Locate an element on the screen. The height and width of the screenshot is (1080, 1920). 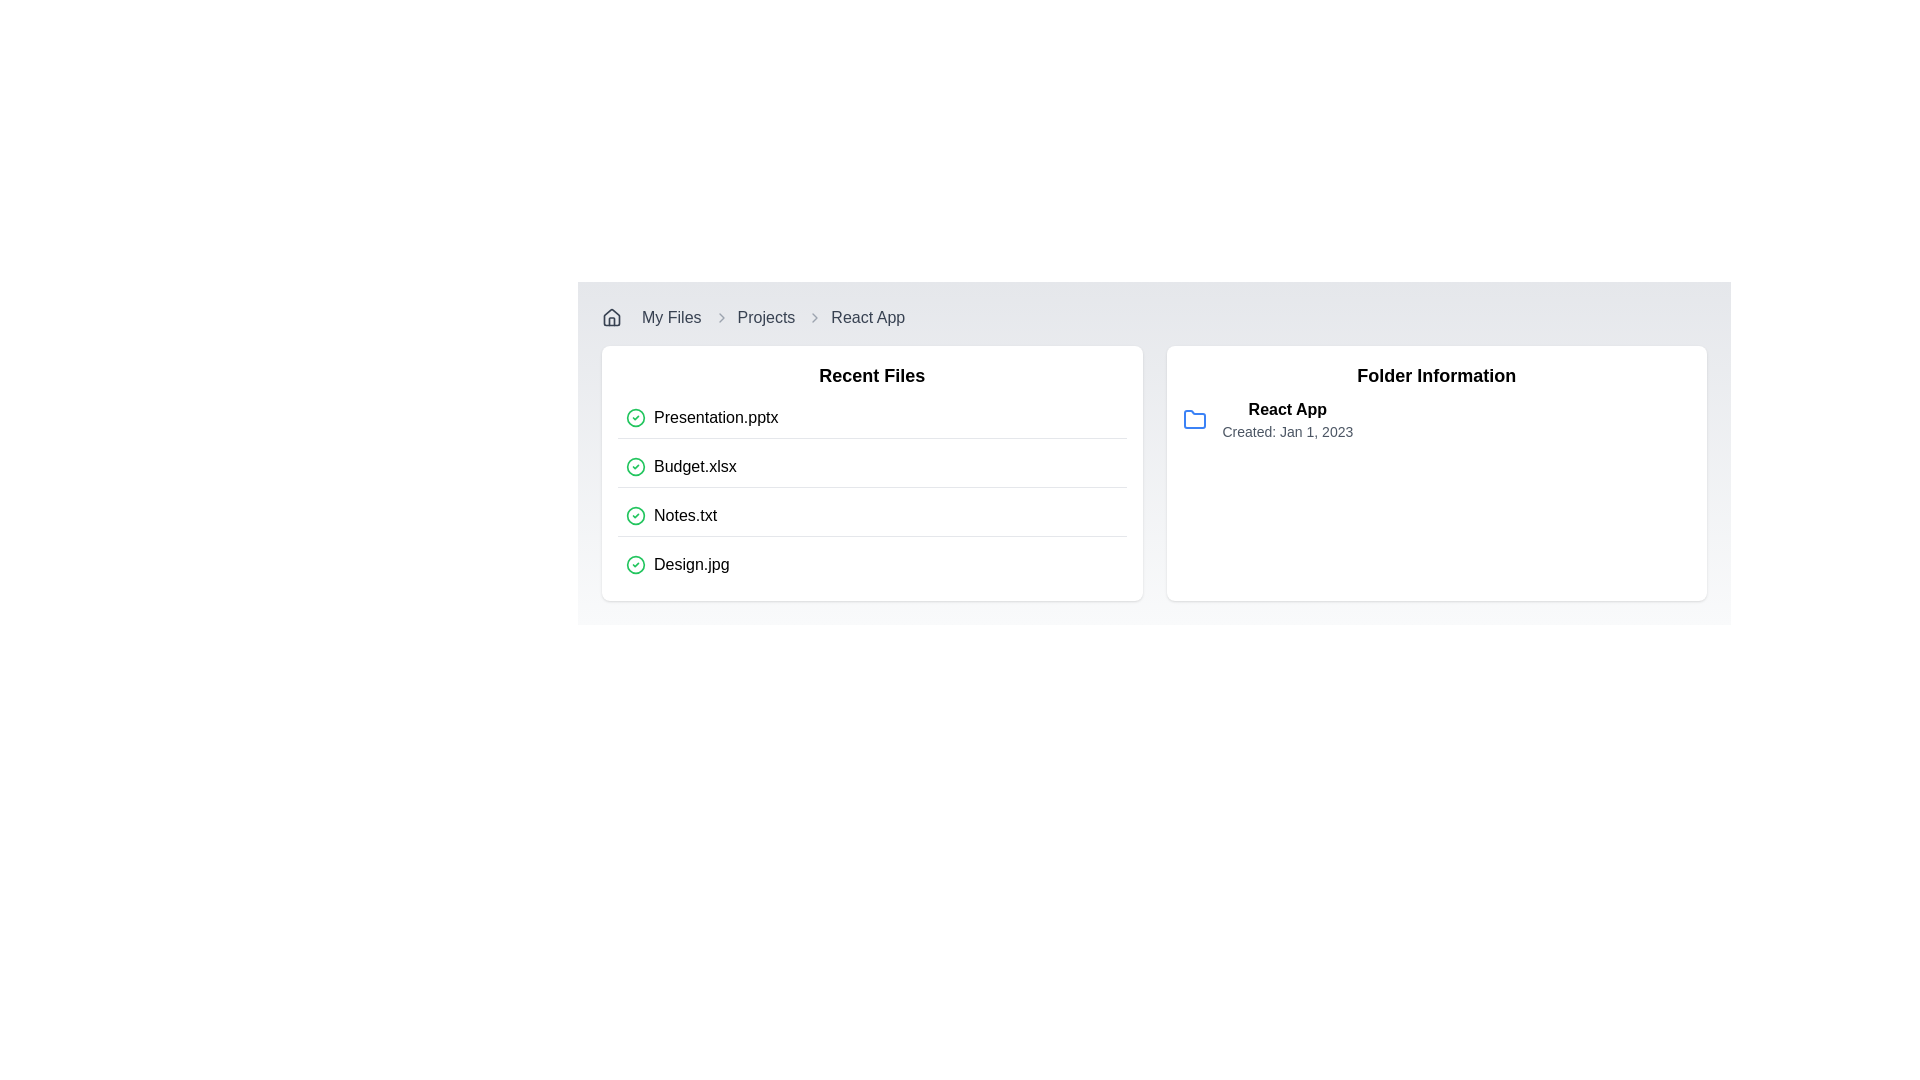
the text label displaying the name and creation date of the folder named 'React App', located in the 'Folder Information' section to the right of the blue folder icon is located at coordinates (1287, 419).